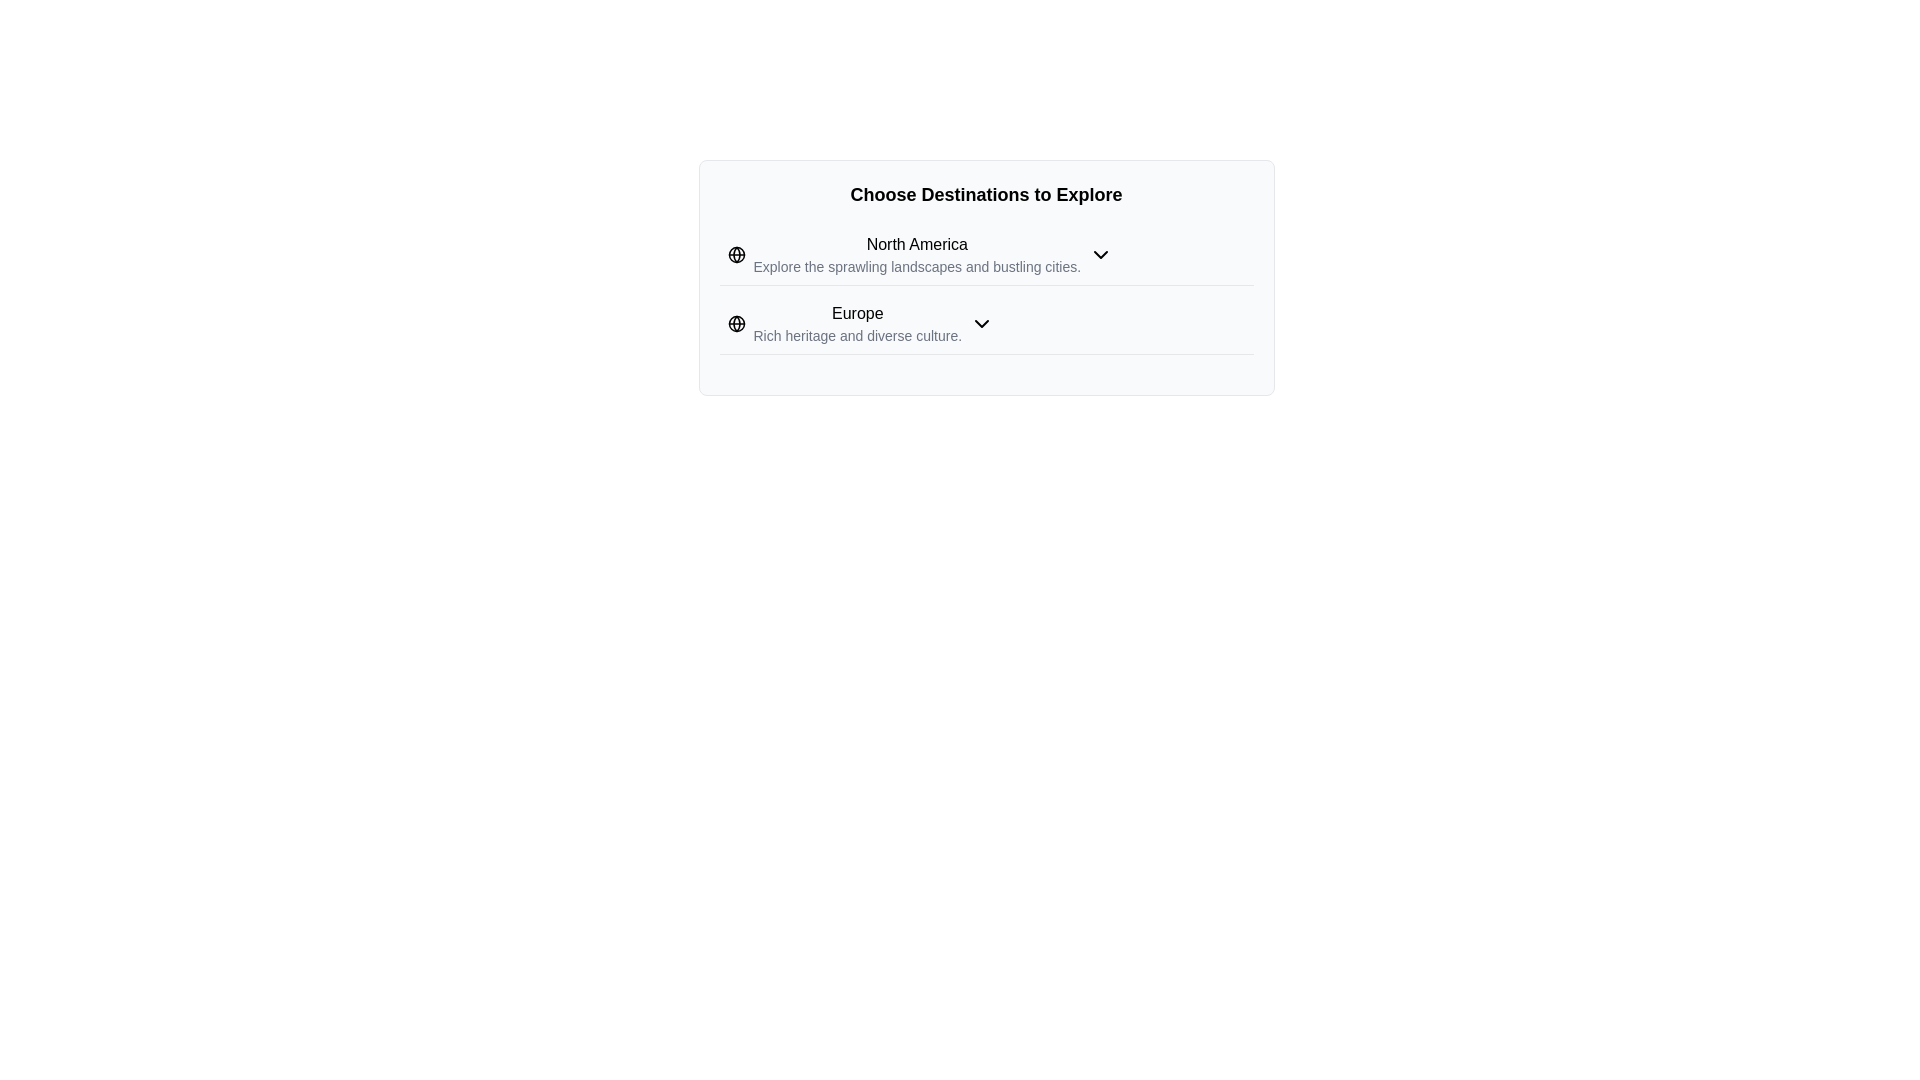  Describe the element at coordinates (735, 323) in the screenshot. I see `the globe icon representing the 'Europe' section, which is positioned to the left of the text 'Europe'` at that location.